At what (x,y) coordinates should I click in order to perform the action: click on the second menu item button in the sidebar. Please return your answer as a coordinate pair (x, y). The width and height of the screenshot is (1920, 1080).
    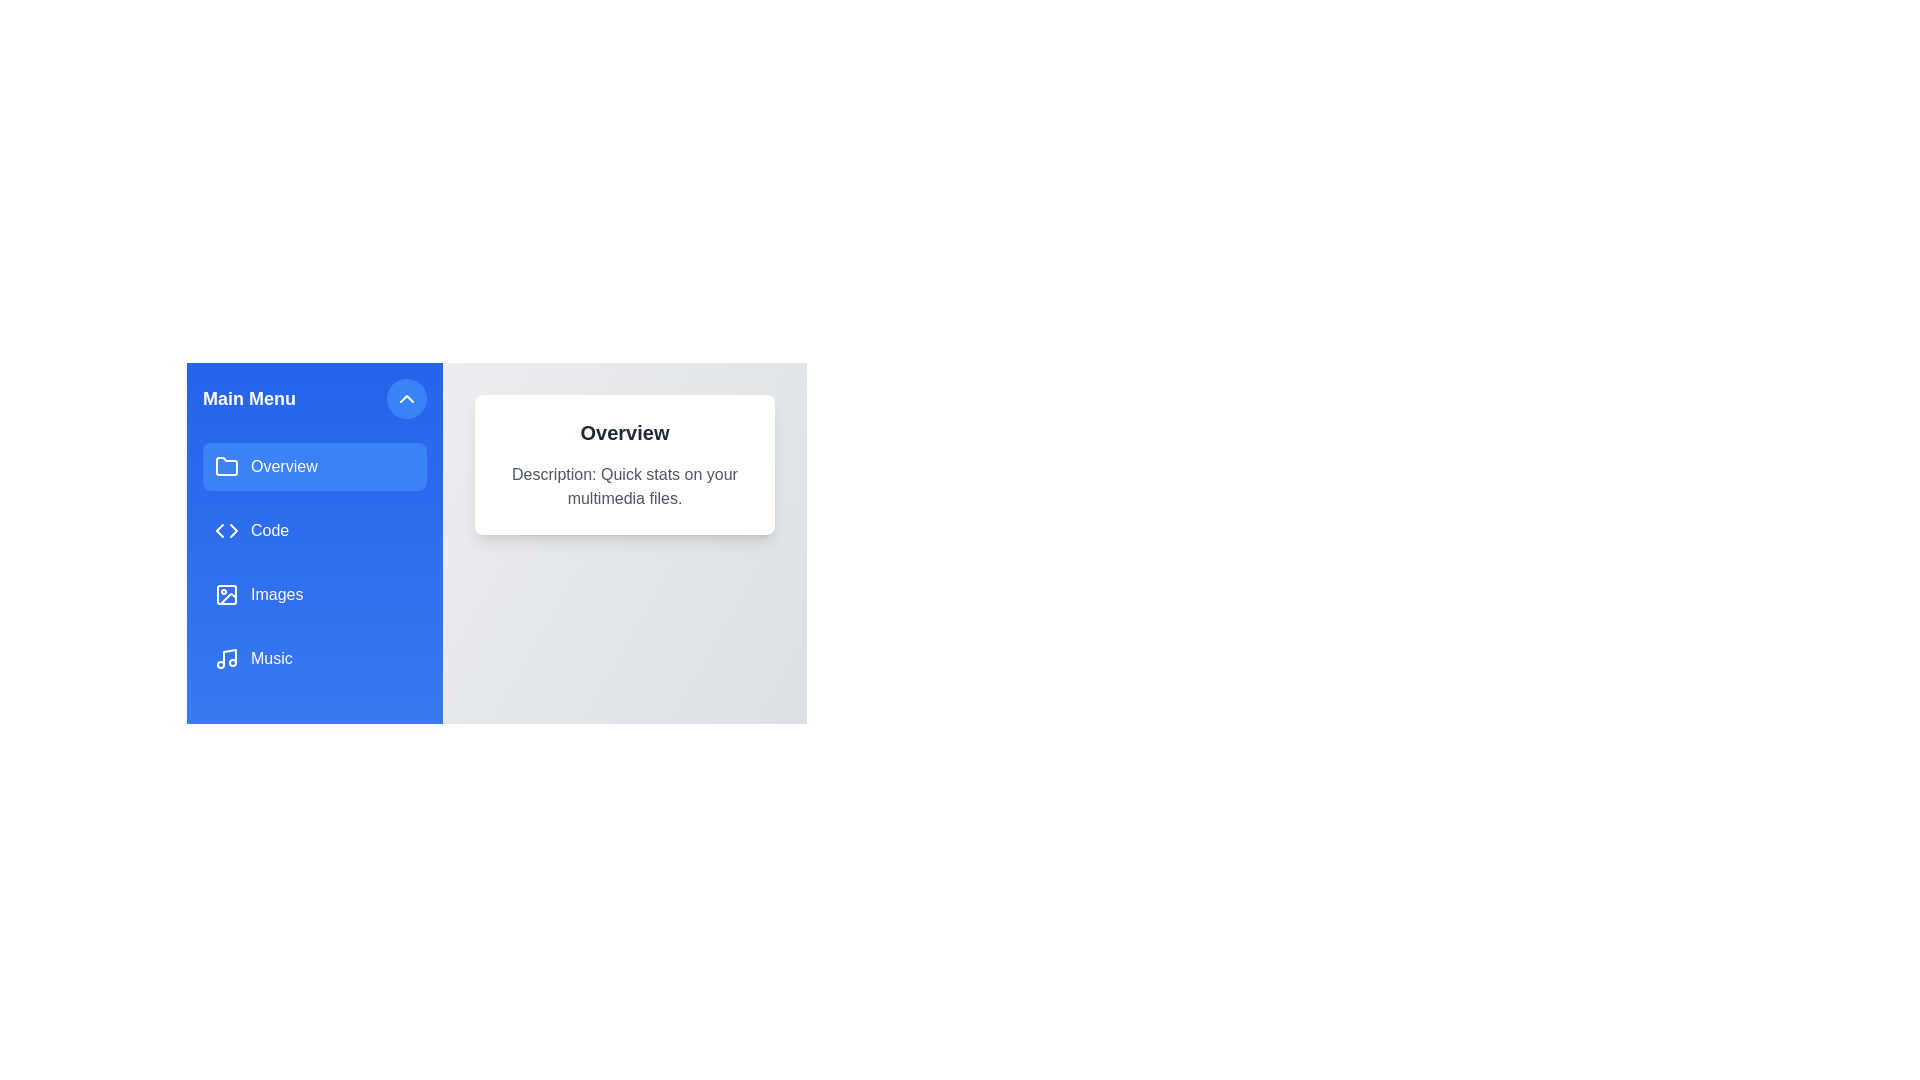
    Looking at the image, I should click on (314, 530).